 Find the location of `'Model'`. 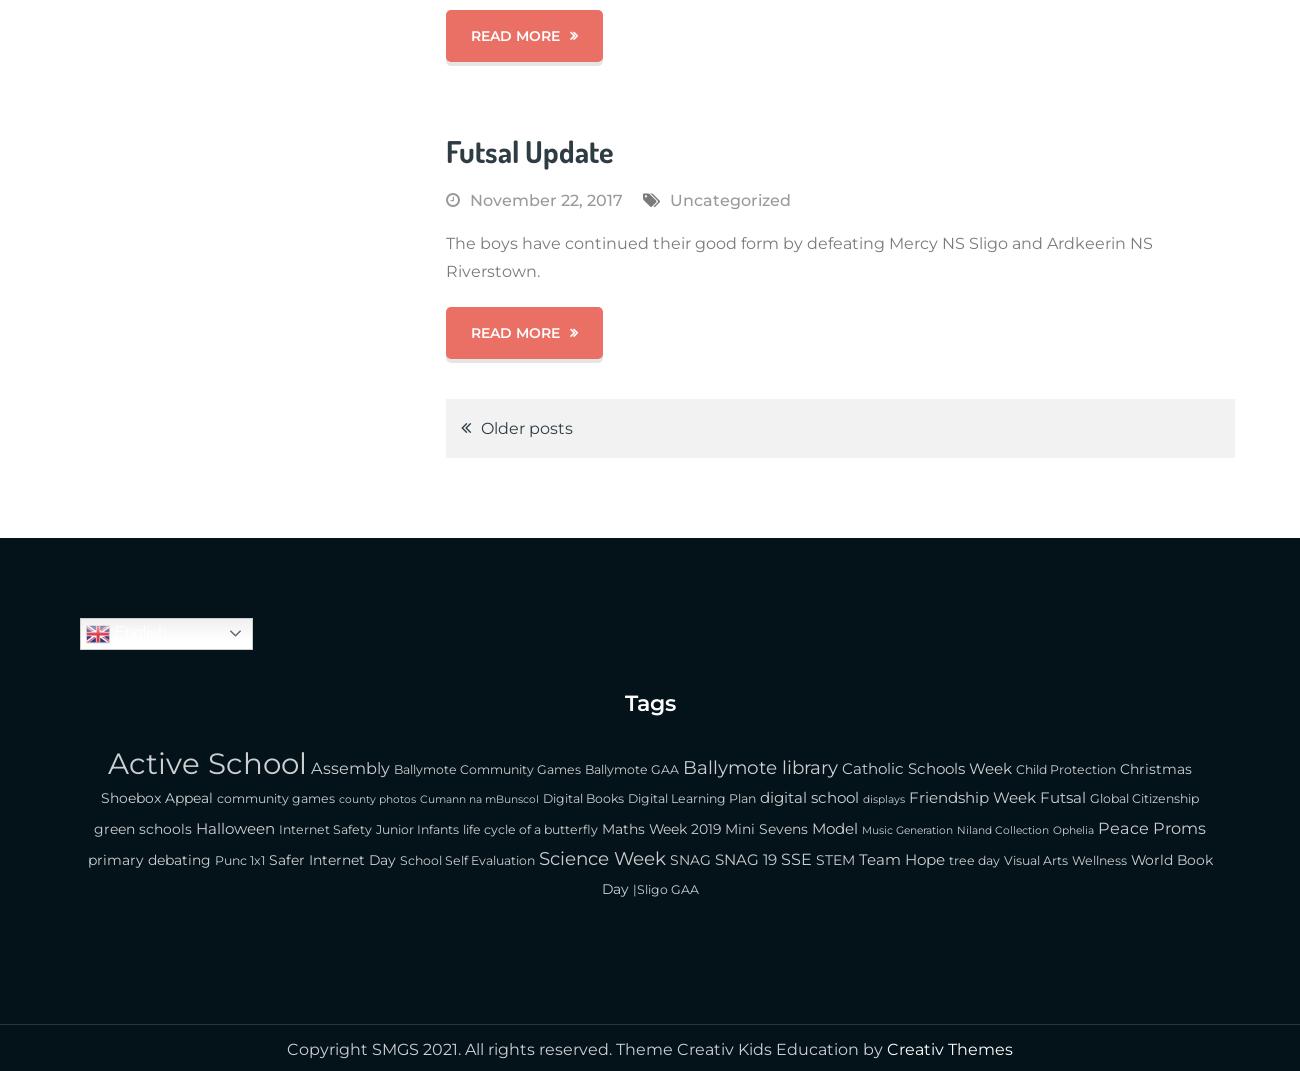

'Model' is located at coordinates (810, 827).